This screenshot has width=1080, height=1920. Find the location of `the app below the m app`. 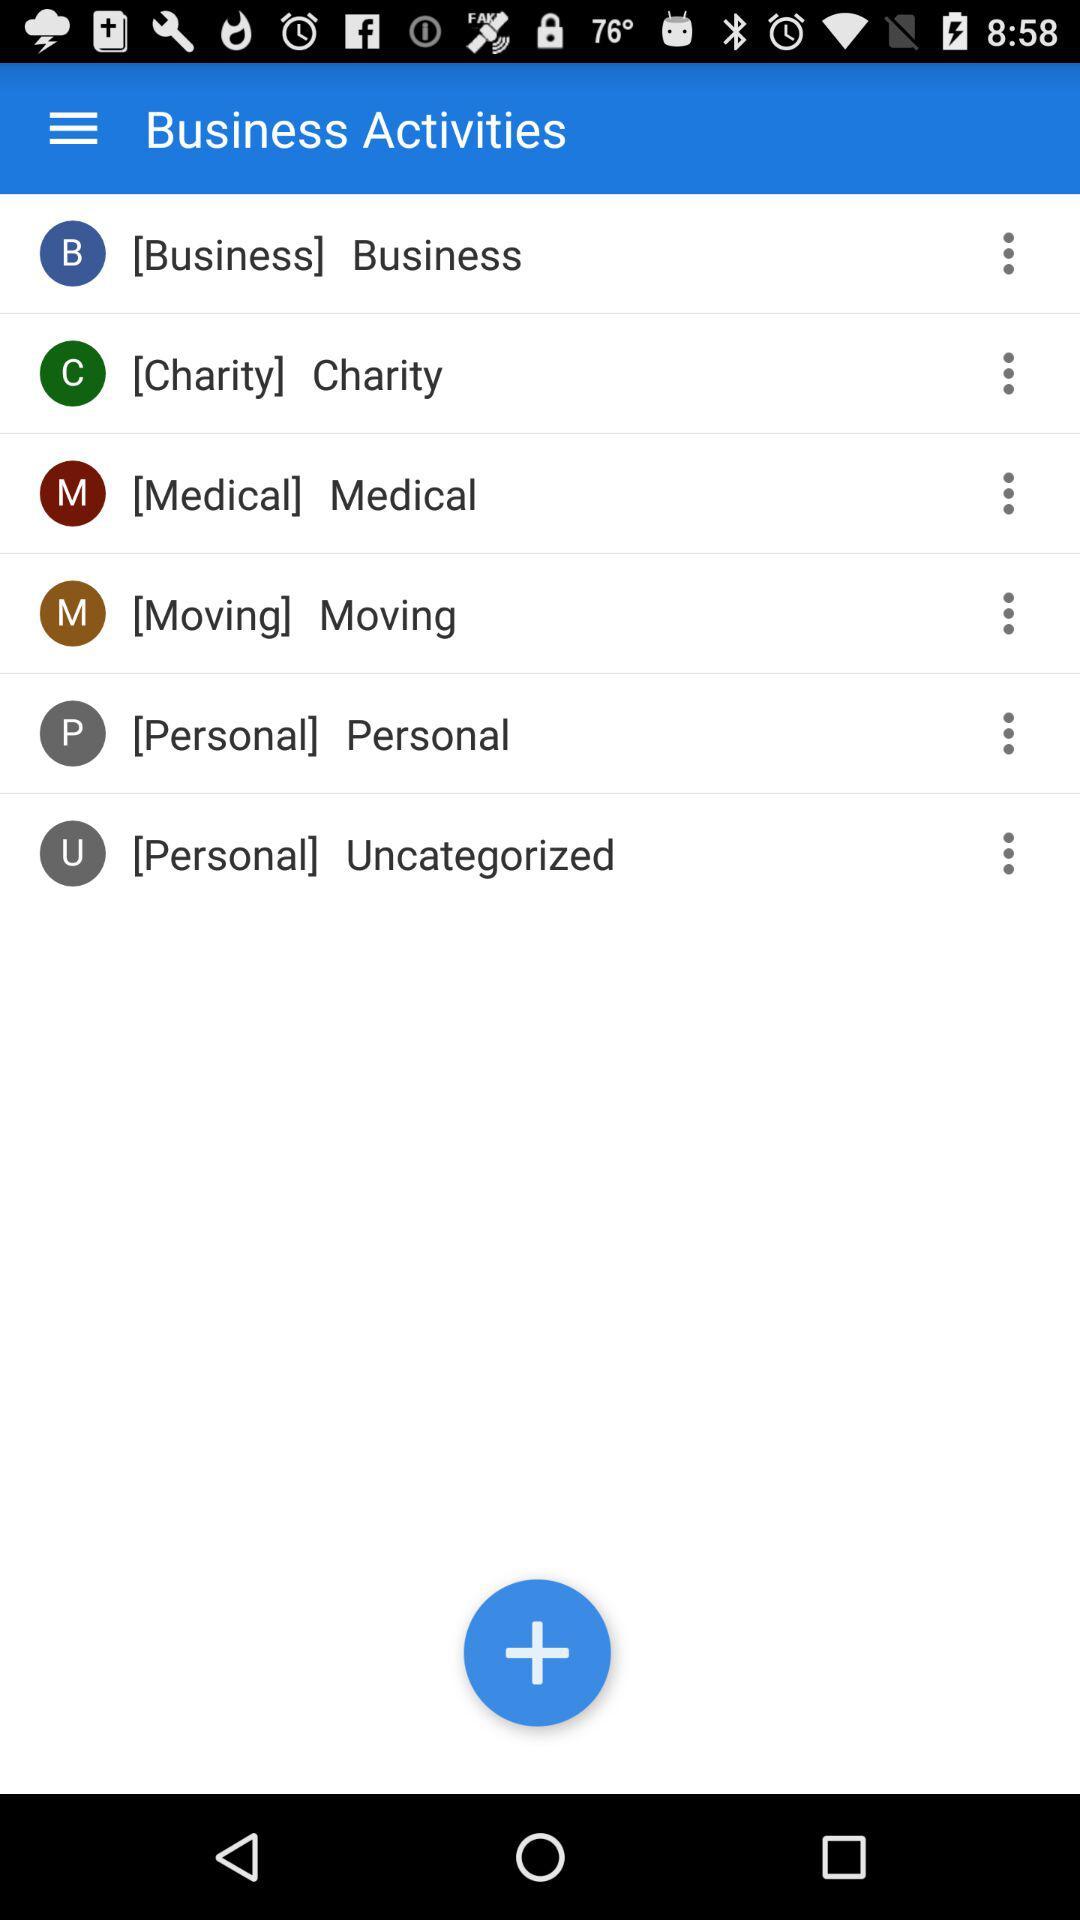

the app below the m app is located at coordinates (71, 732).